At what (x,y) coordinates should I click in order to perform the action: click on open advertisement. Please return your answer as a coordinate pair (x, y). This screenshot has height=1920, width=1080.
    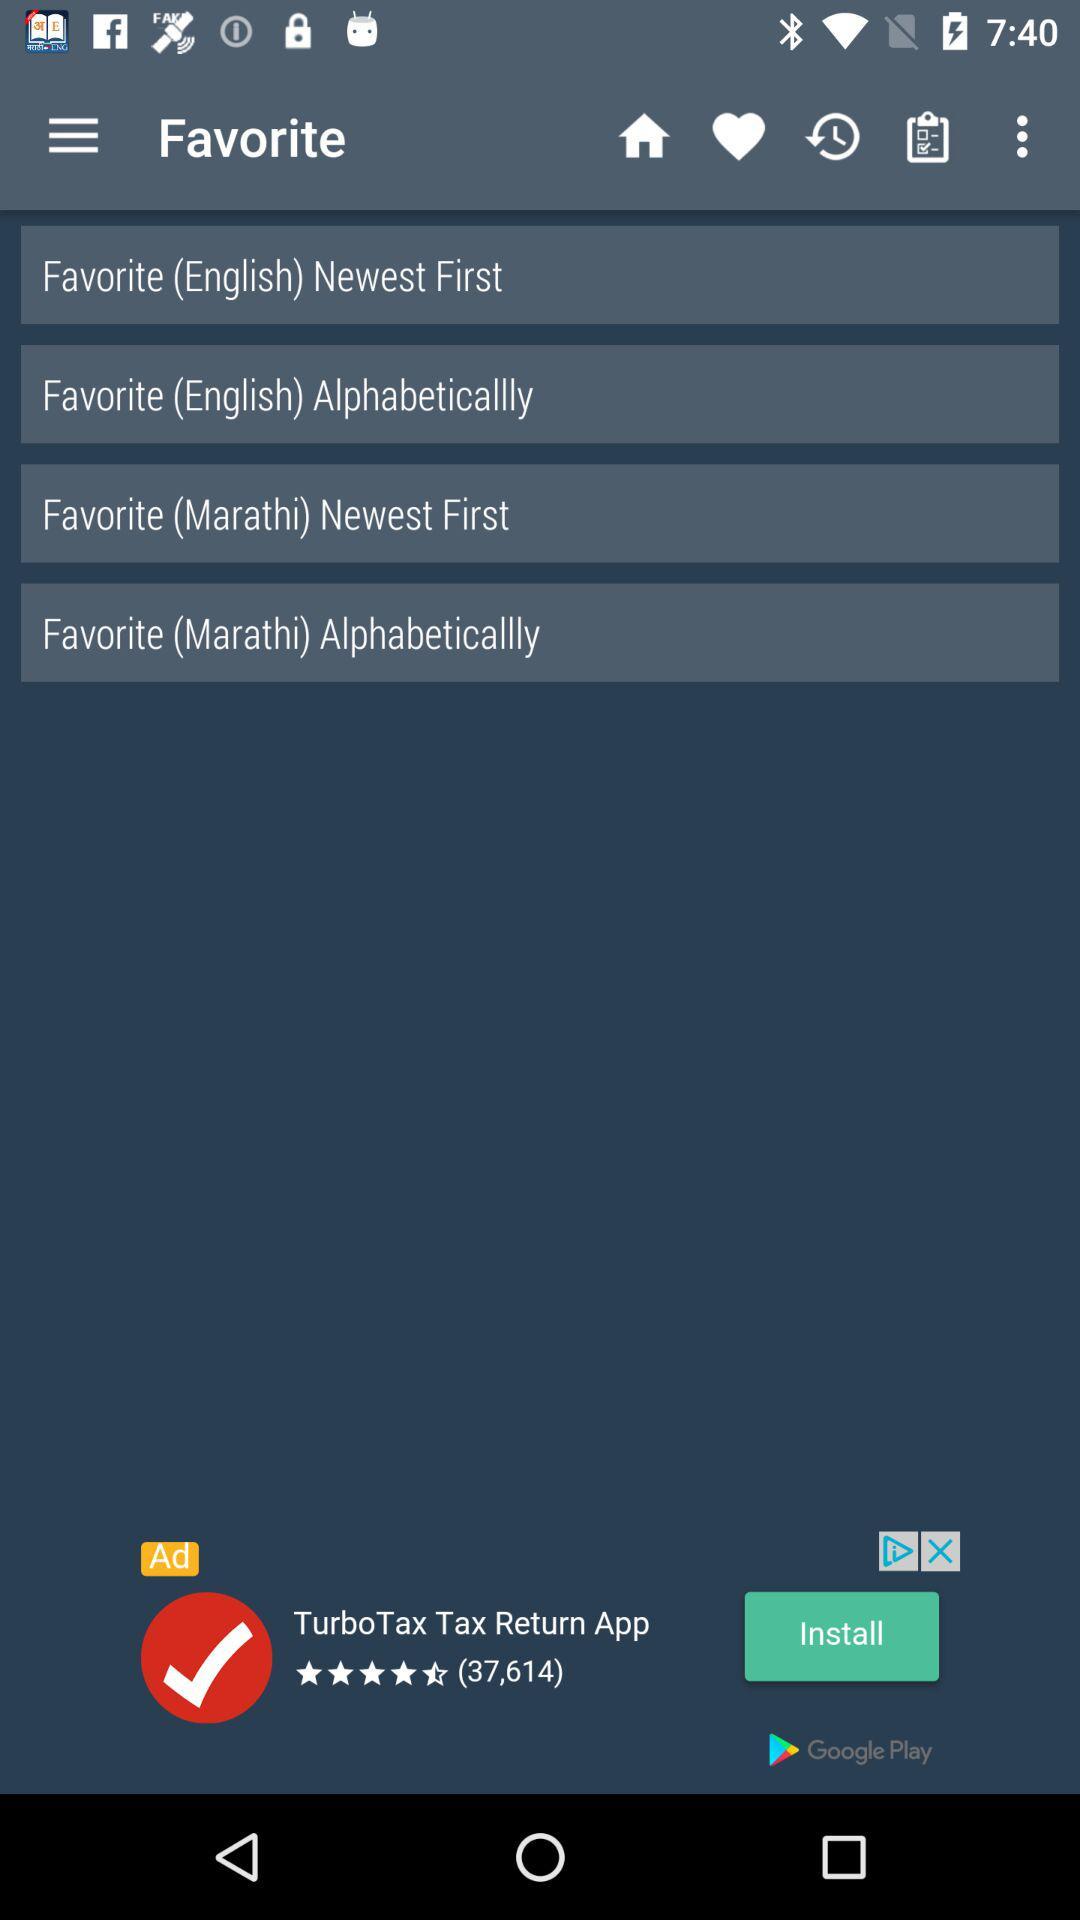
    Looking at the image, I should click on (540, 1662).